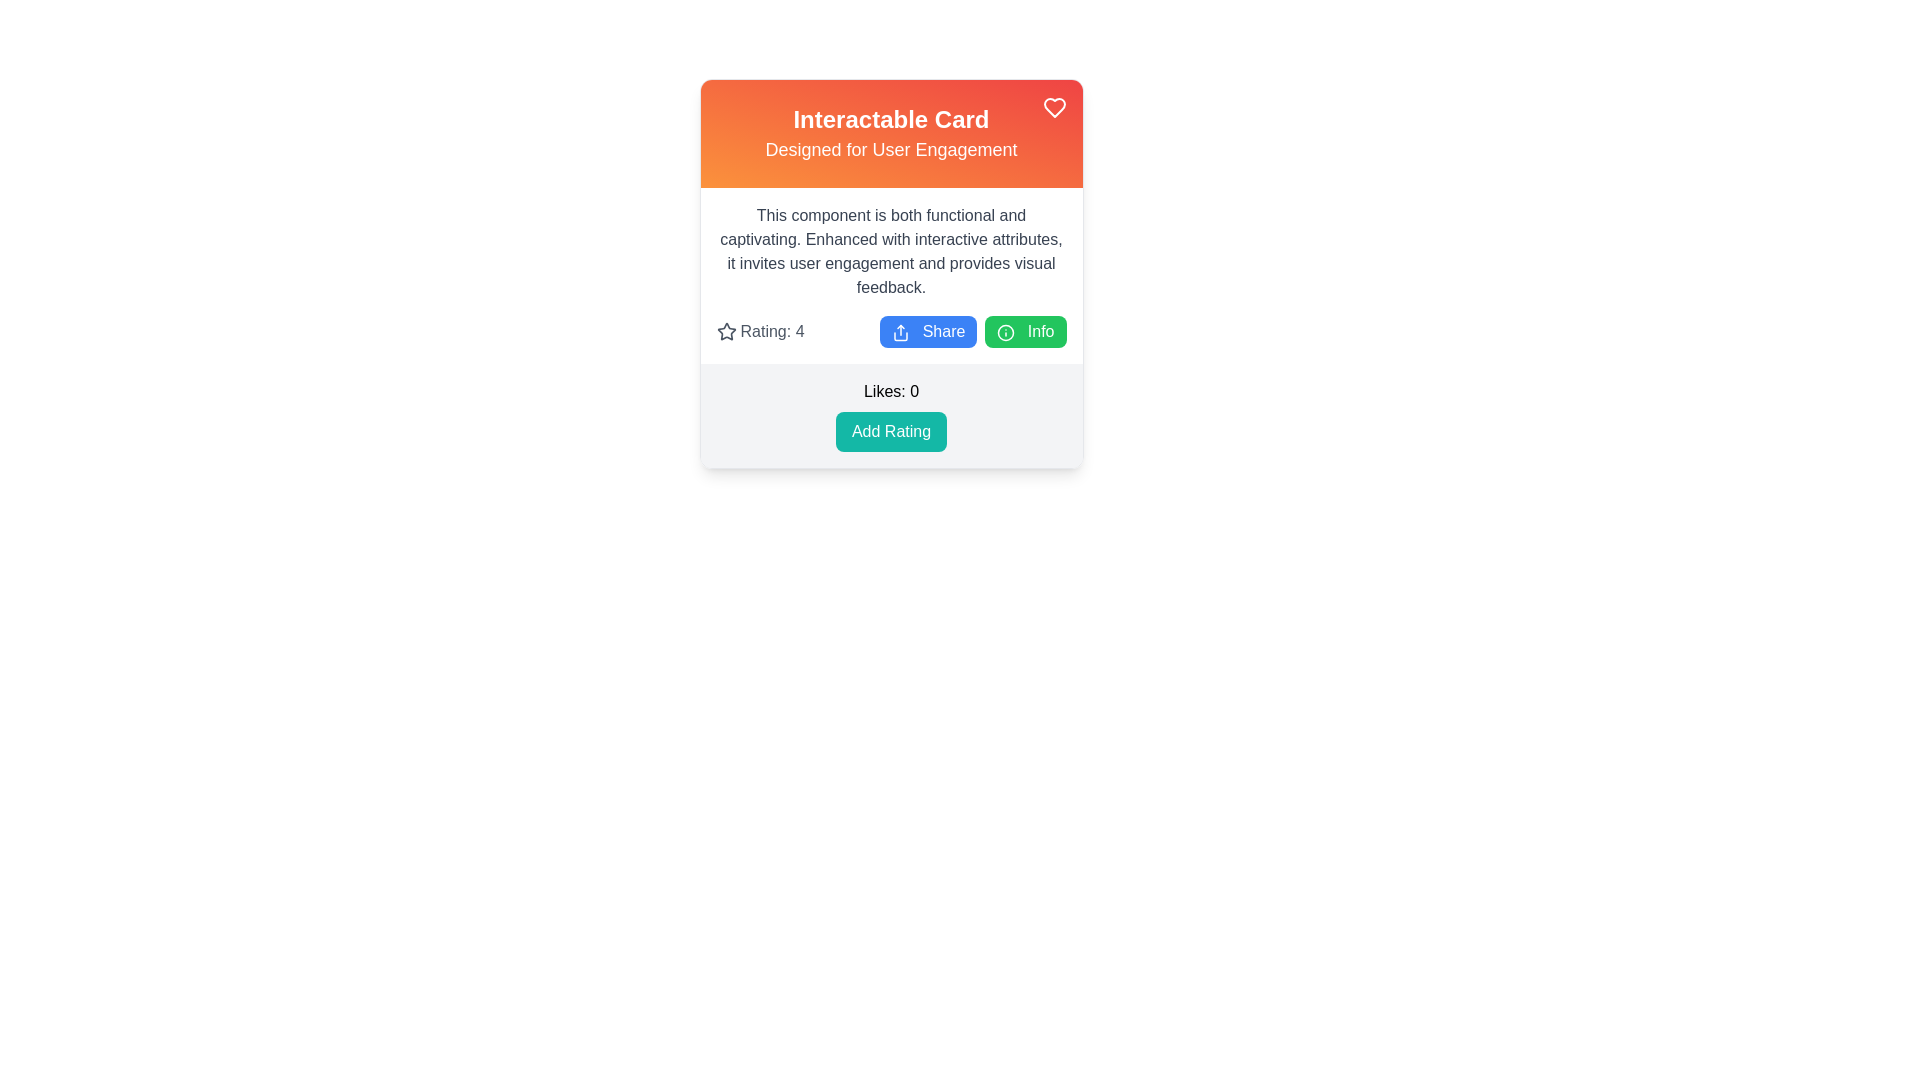 This screenshot has height=1080, width=1920. What do you see at coordinates (890, 119) in the screenshot?
I see `the Text Label at the top-center of the card, which serves as the title indicating the card's purpose or content` at bounding box center [890, 119].